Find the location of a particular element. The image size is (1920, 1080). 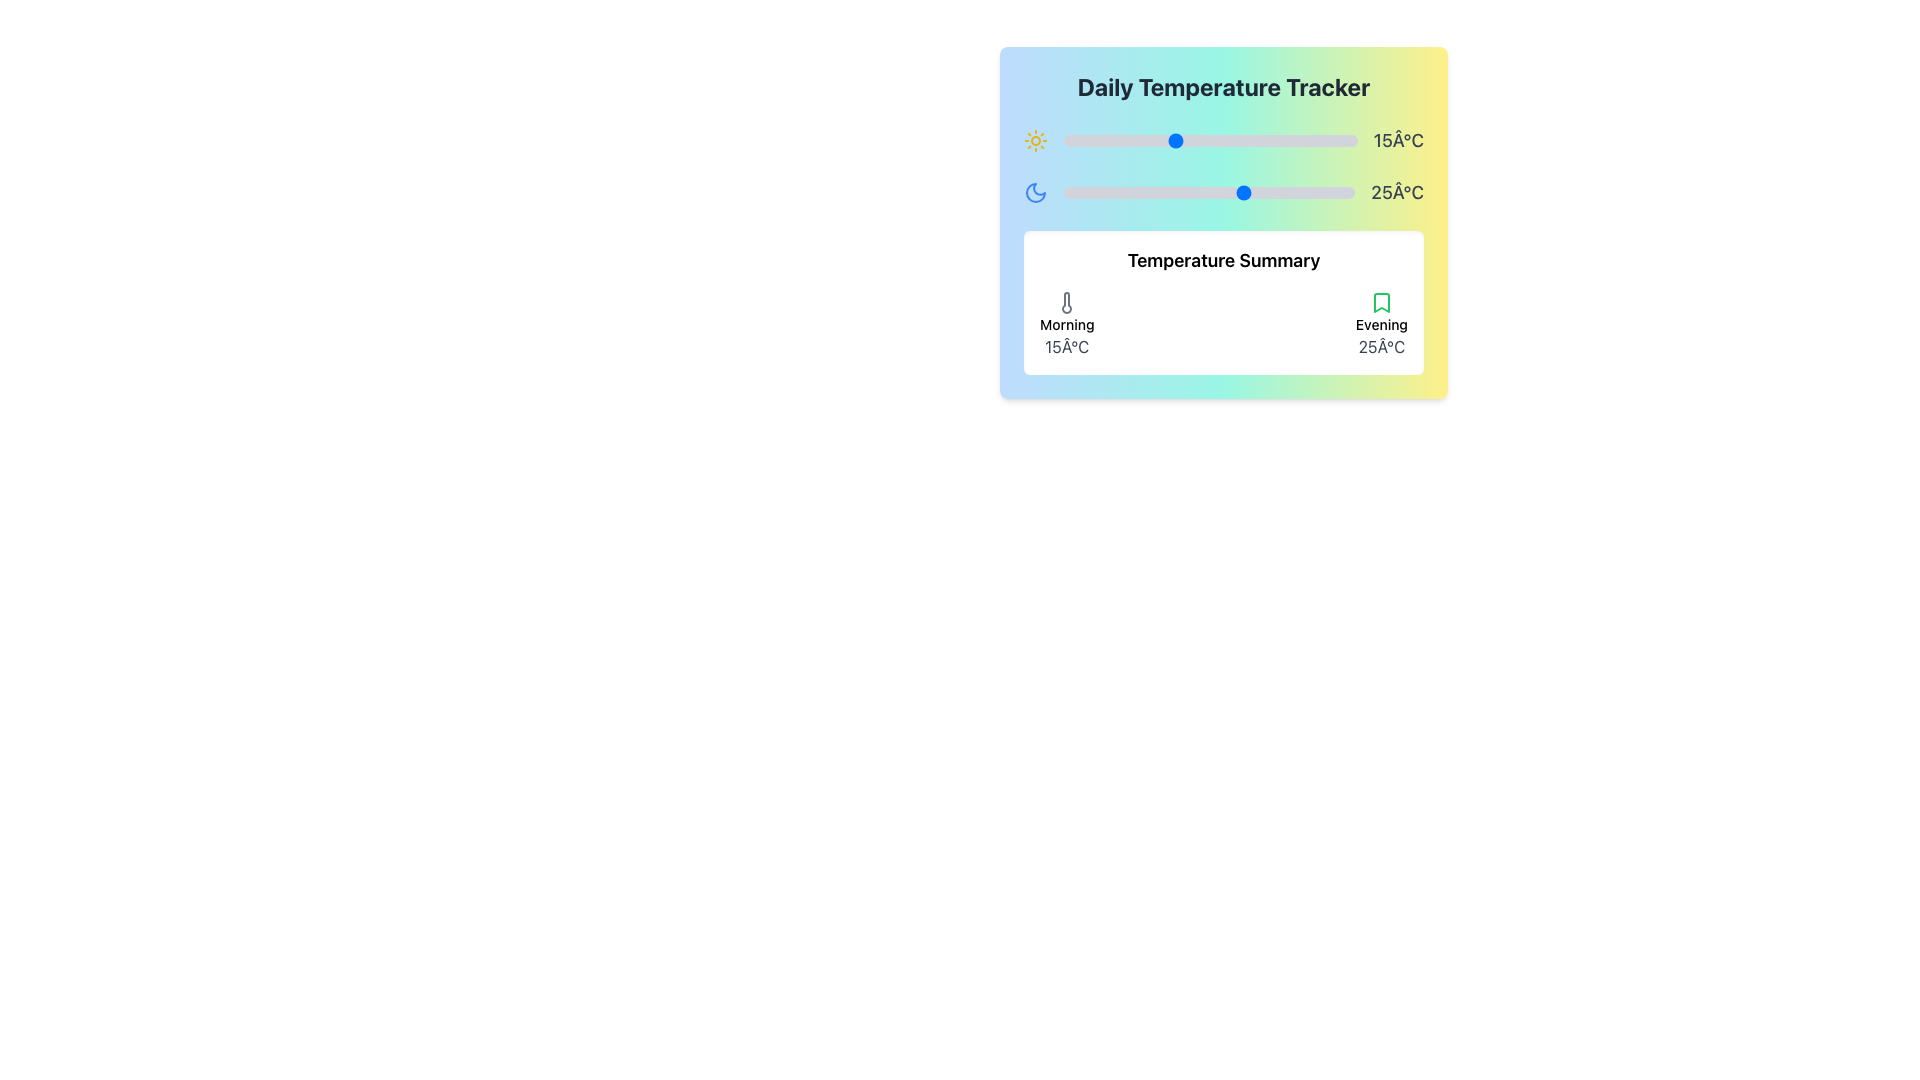

the static text label displaying '25Â°C', which is styled with medium font weight and gray color, positioned to the right of a horizontal slider in a temperature control interface is located at coordinates (1396, 192).